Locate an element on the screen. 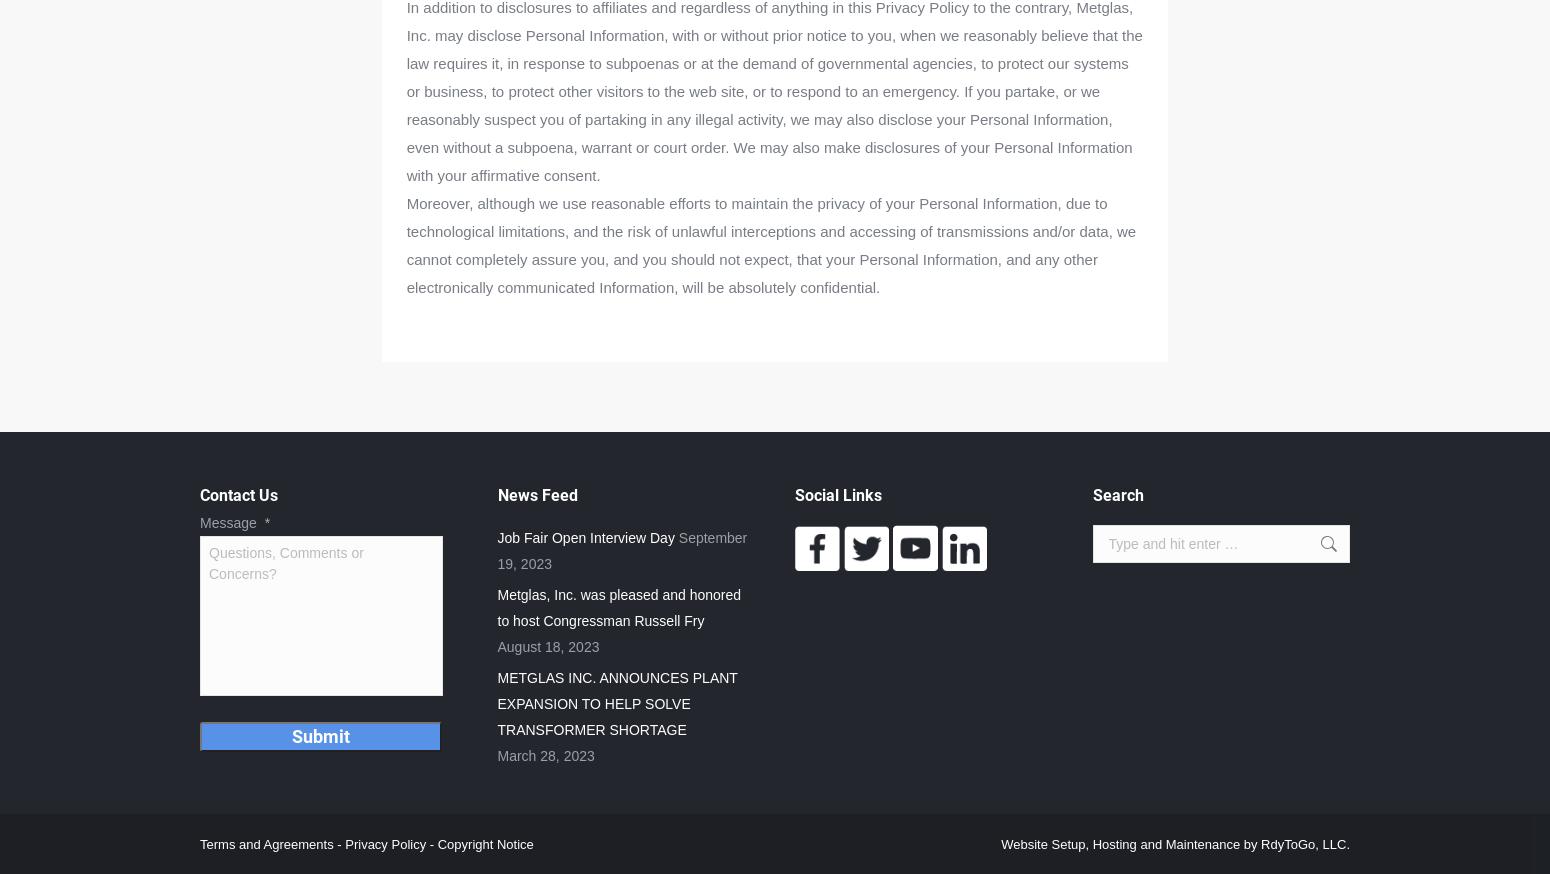  'Metglas, Inc. was pleased and honored to host Congressman Russell Fry' is located at coordinates (619, 607).